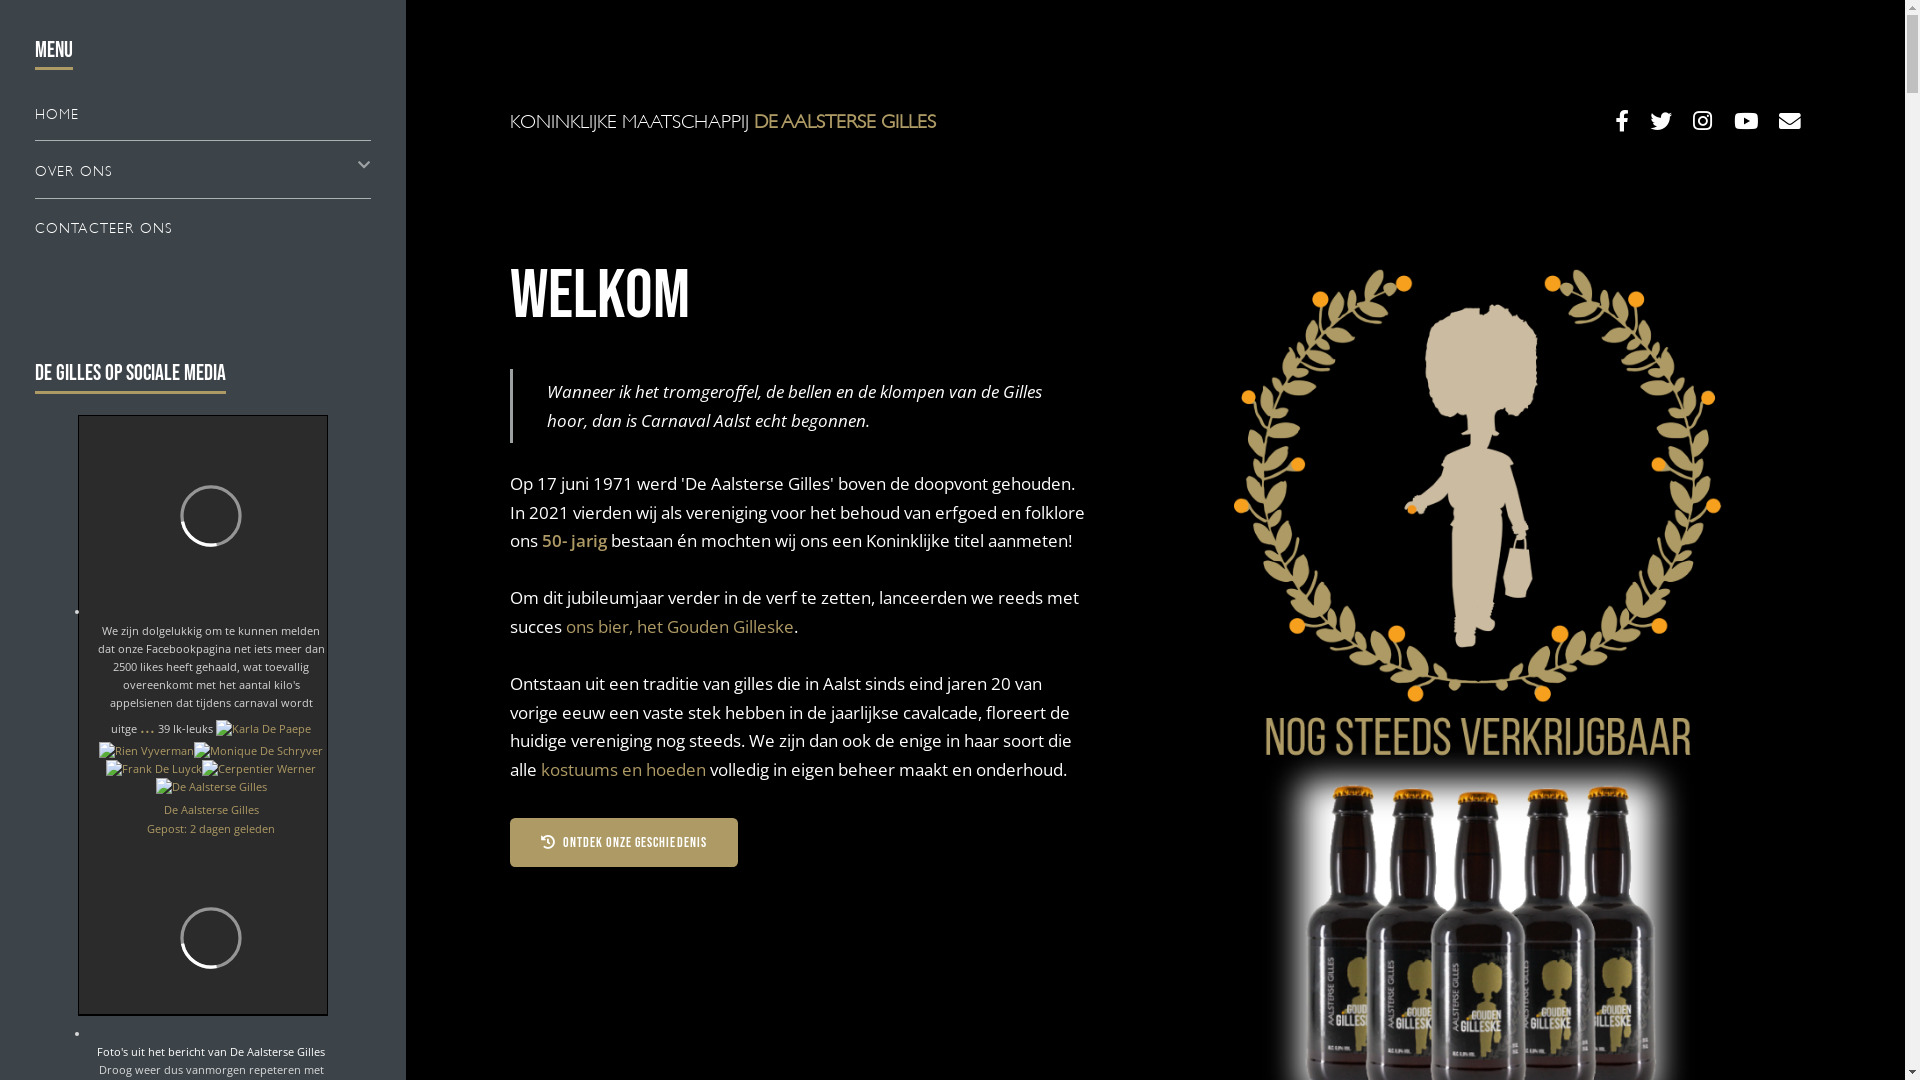 The height and width of the screenshot is (1080, 1920). Describe the element at coordinates (211, 828) in the screenshot. I see `'Gepost: 2 dagen geleden'` at that location.